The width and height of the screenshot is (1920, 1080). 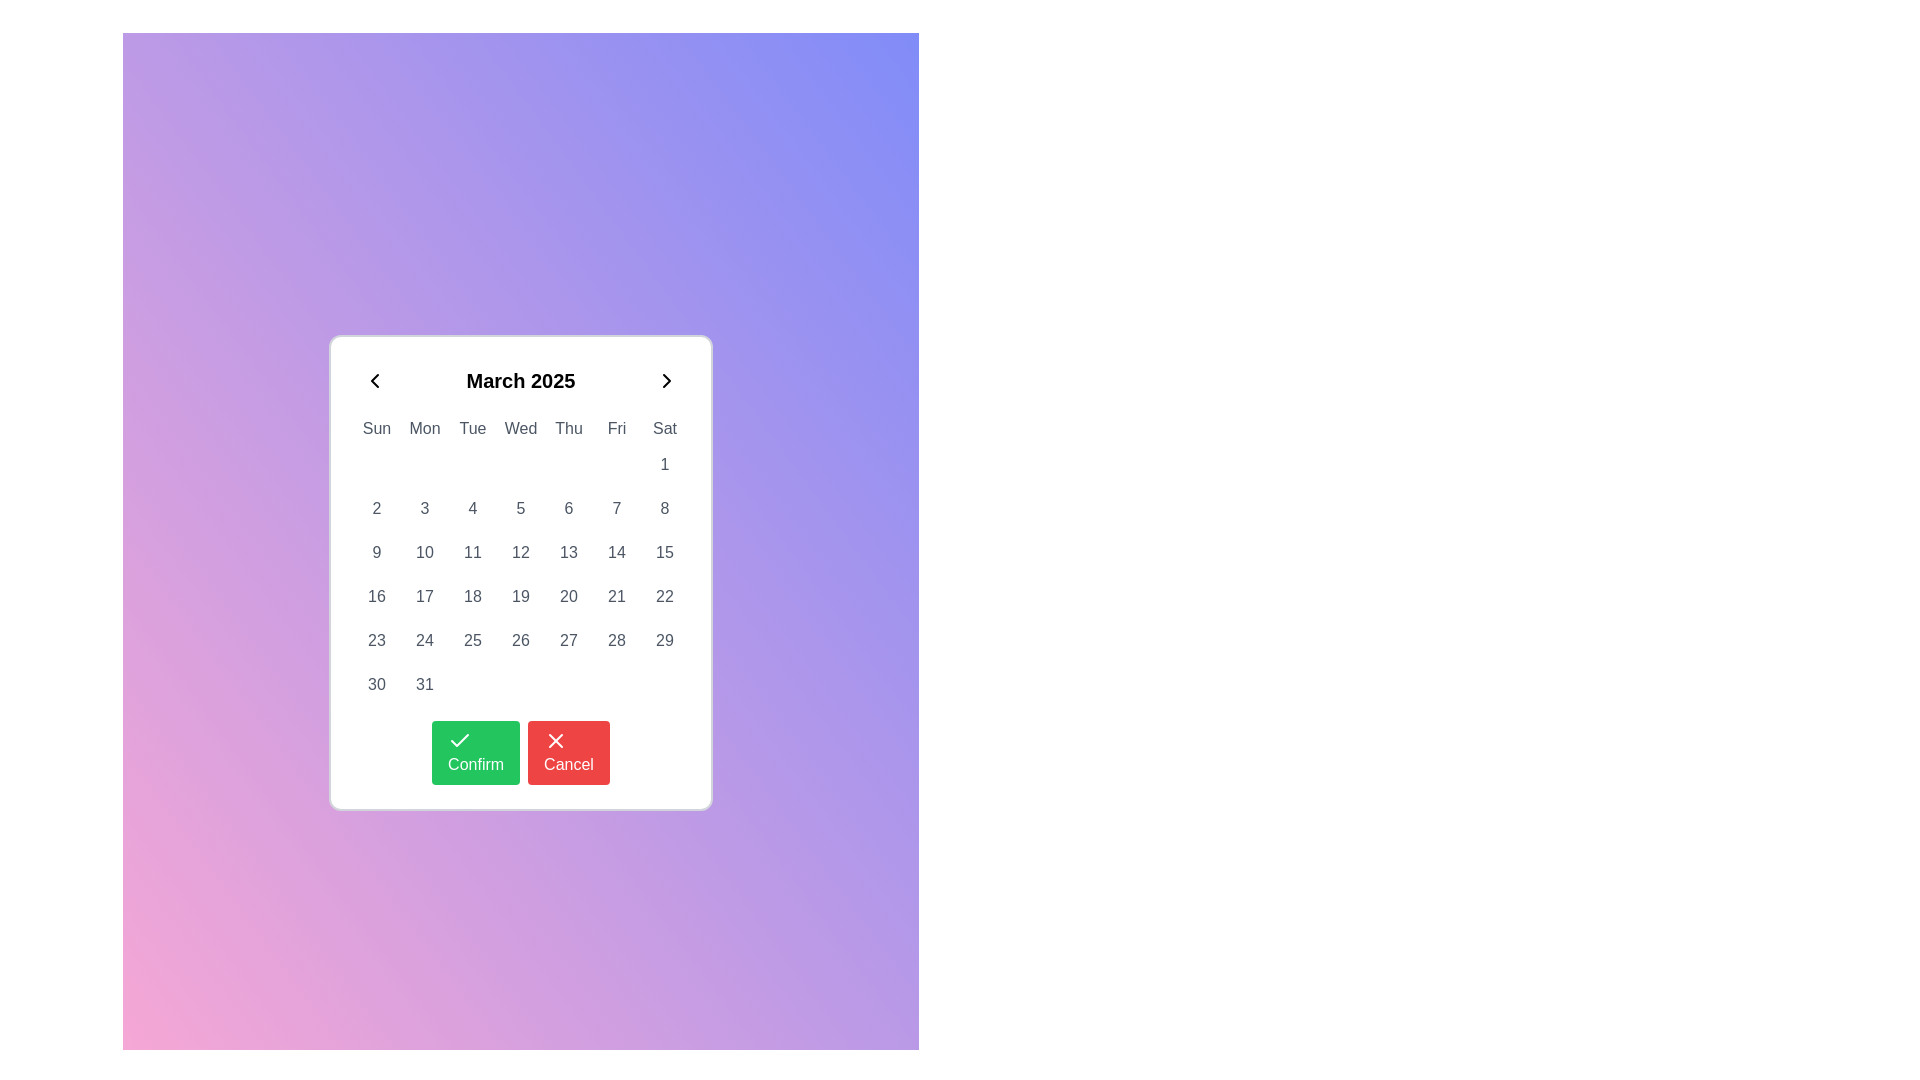 What do you see at coordinates (374, 381) in the screenshot?
I see `the chevron navigation arrow icon located in the header section of the calendar interface` at bounding box center [374, 381].